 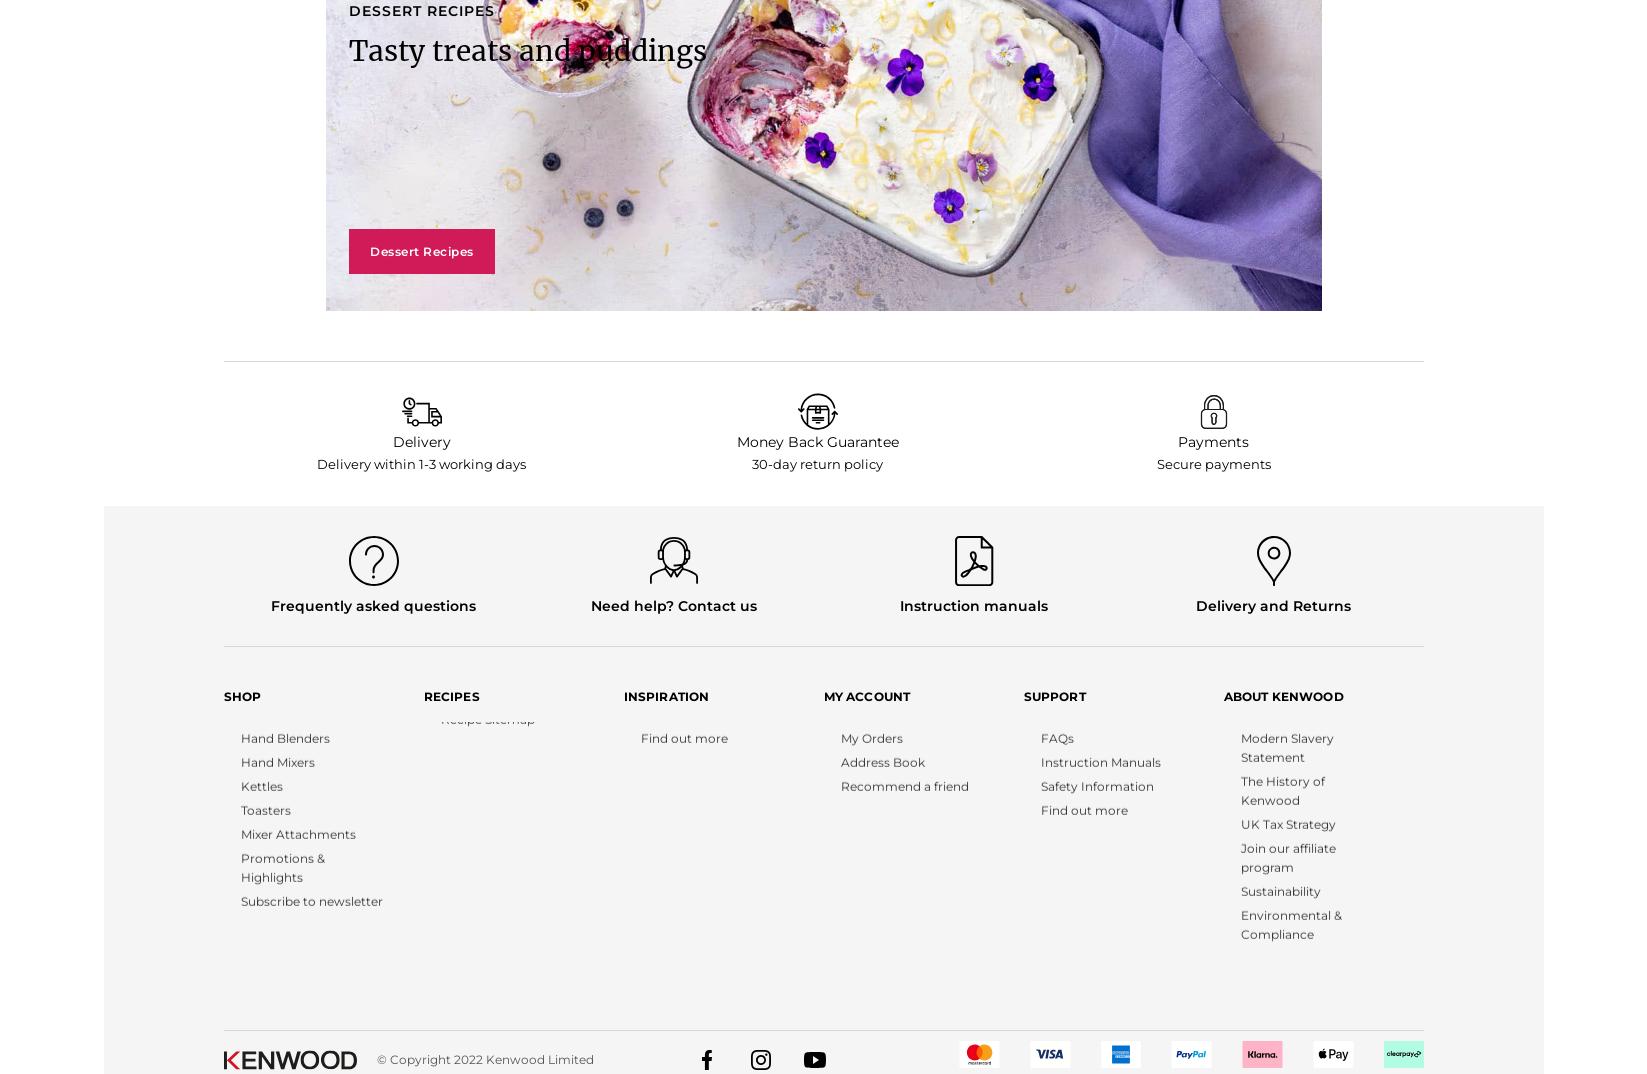 I want to click on 'FAQs', so click(x=1039, y=779).